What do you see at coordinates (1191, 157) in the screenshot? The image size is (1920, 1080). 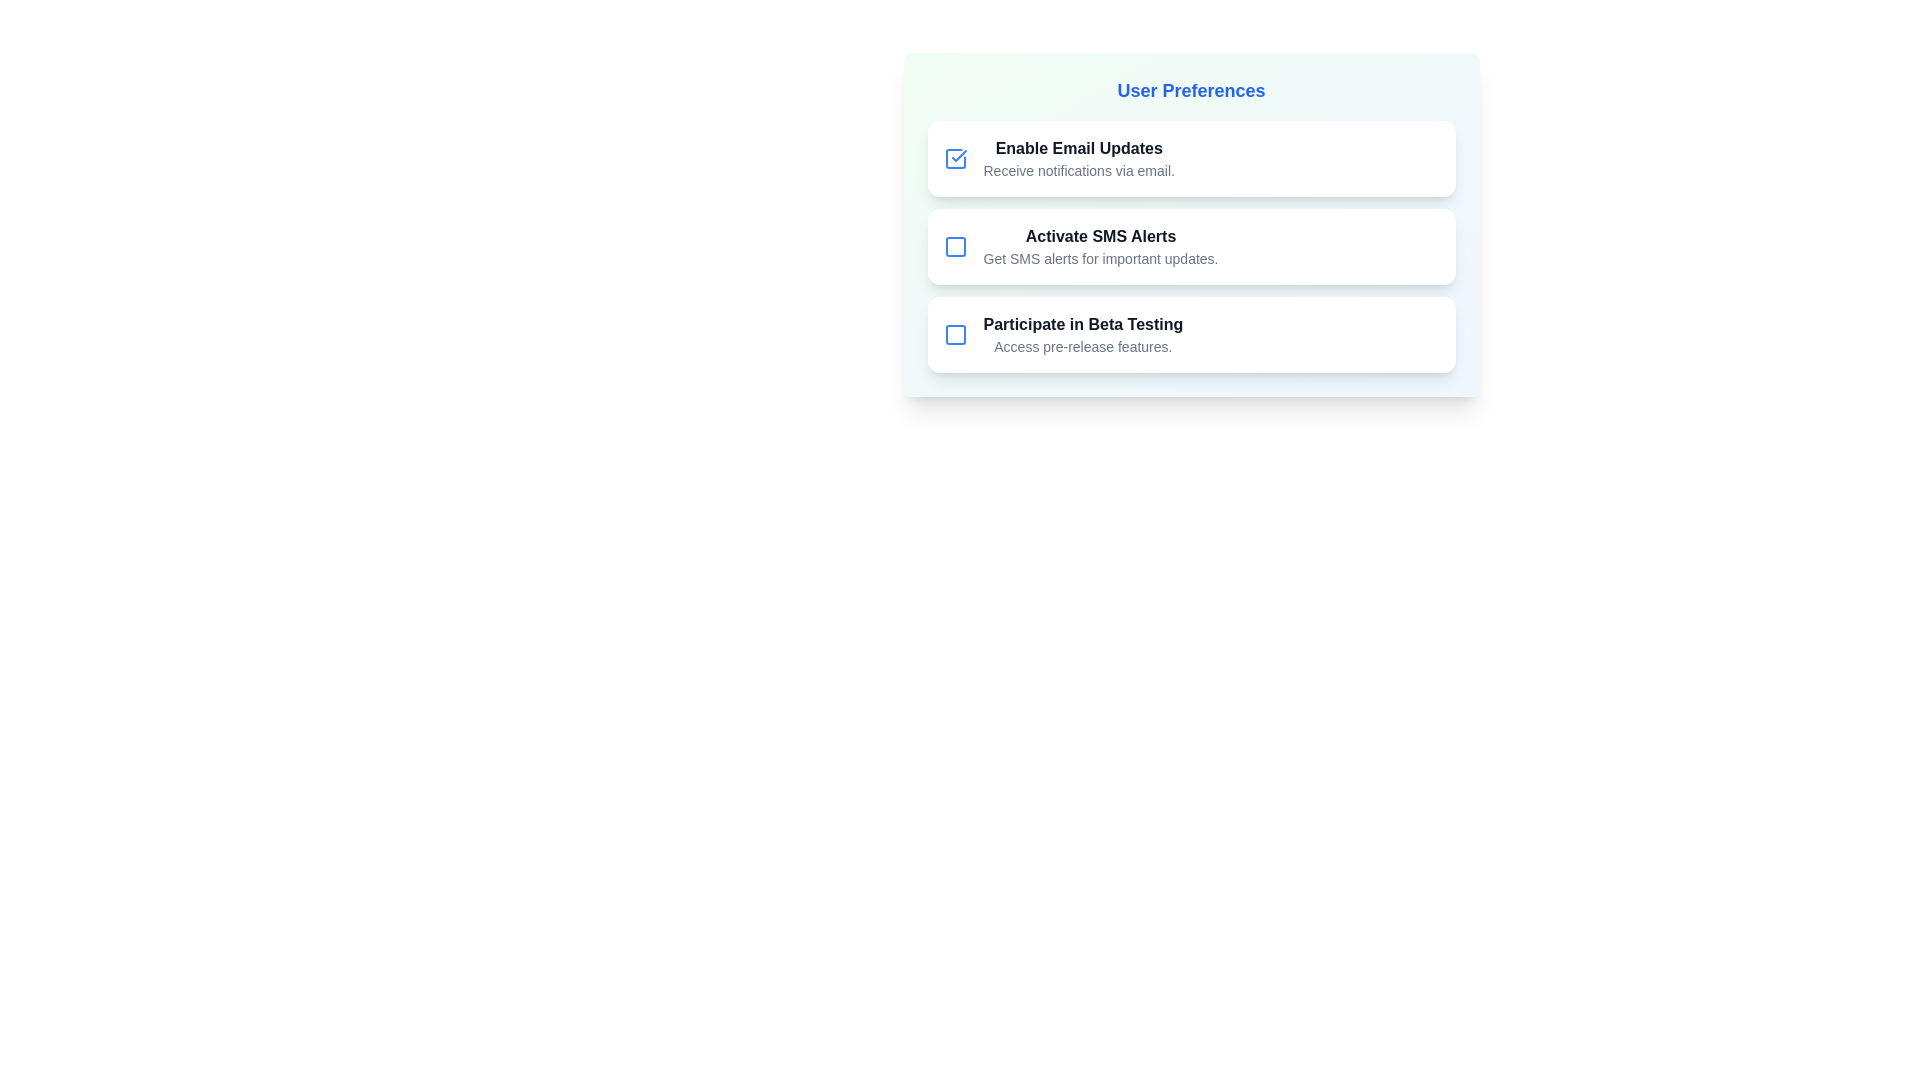 I see `the checkbox labeled 'Enable Email Updates'` at bounding box center [1191, 157].